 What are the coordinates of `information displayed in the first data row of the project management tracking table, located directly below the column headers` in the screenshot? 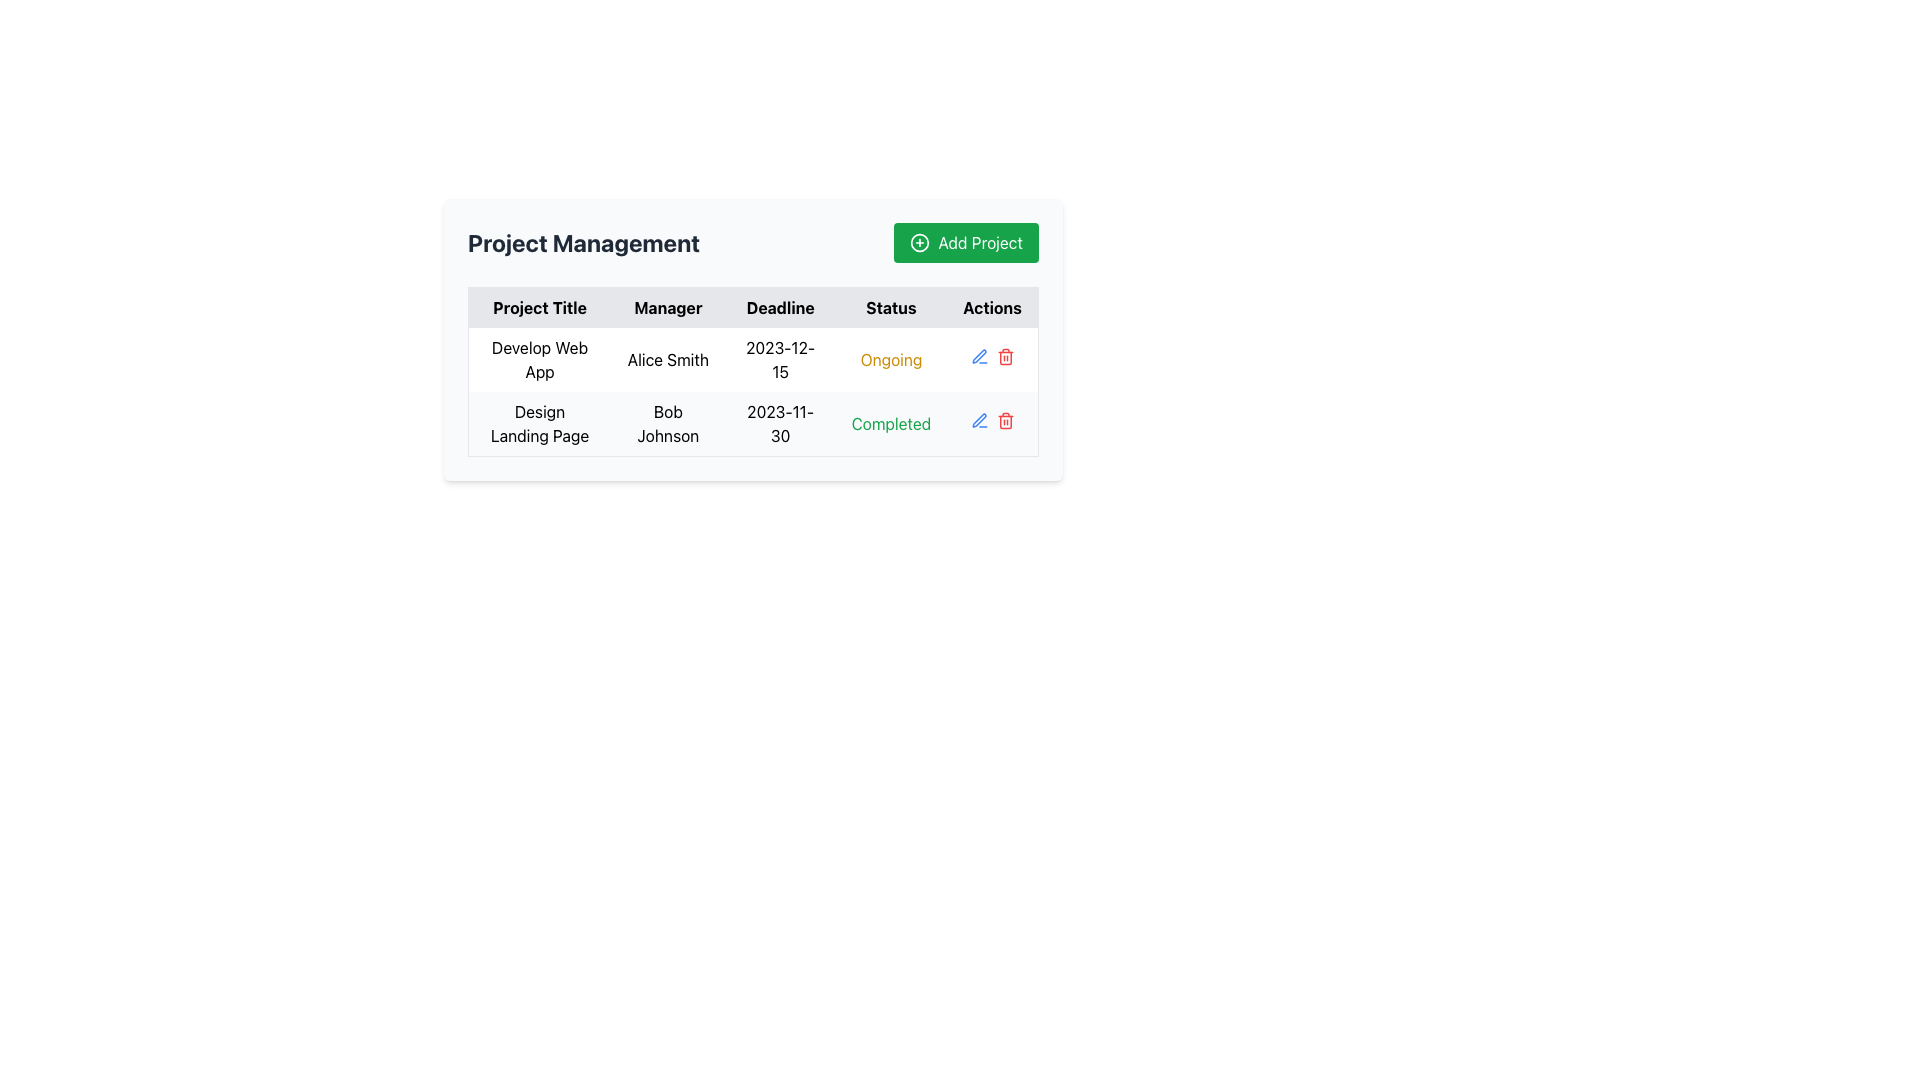 It's located at (752, 392).